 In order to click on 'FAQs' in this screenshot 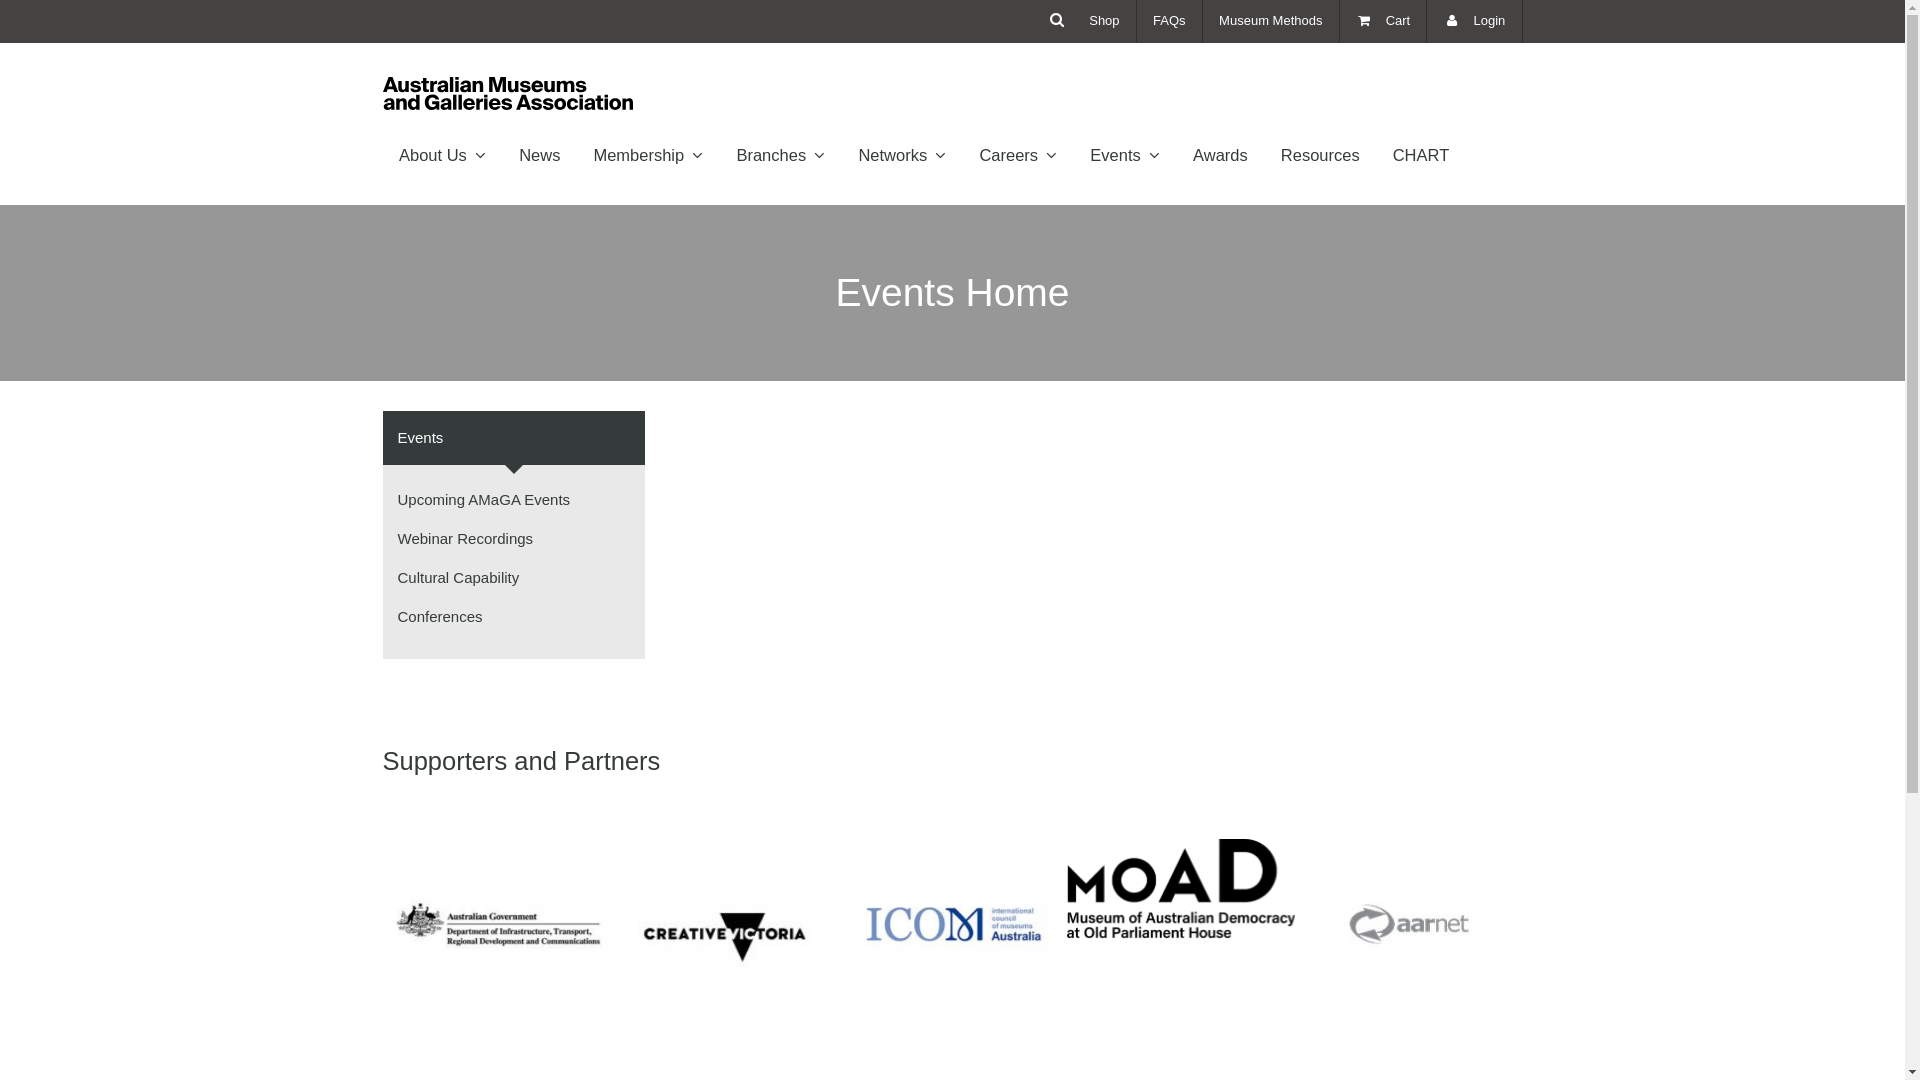, I will do `click(1137, 21)`.